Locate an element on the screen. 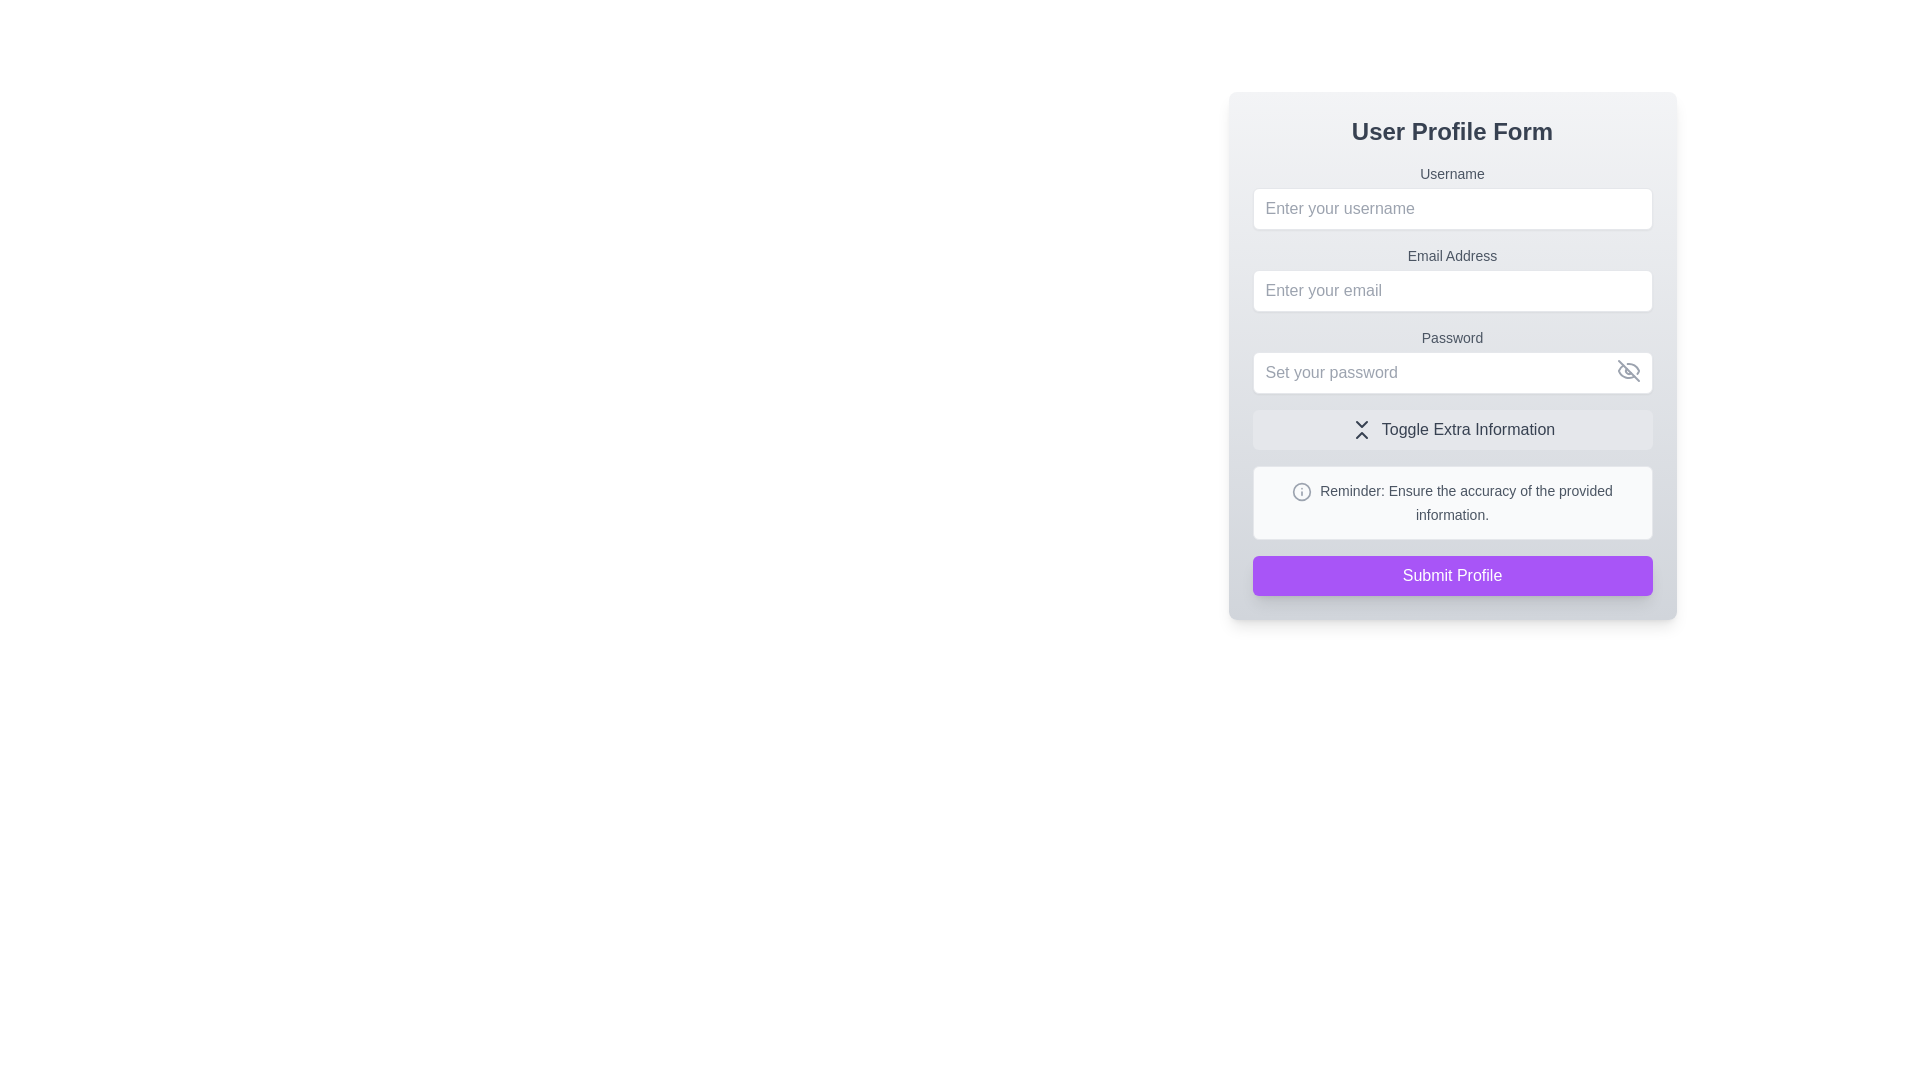 Image resolution: width=1920 pixels, height=1080 pixels. the Icon button located at the far right of the password input field is located at coordinates (1628, 370).